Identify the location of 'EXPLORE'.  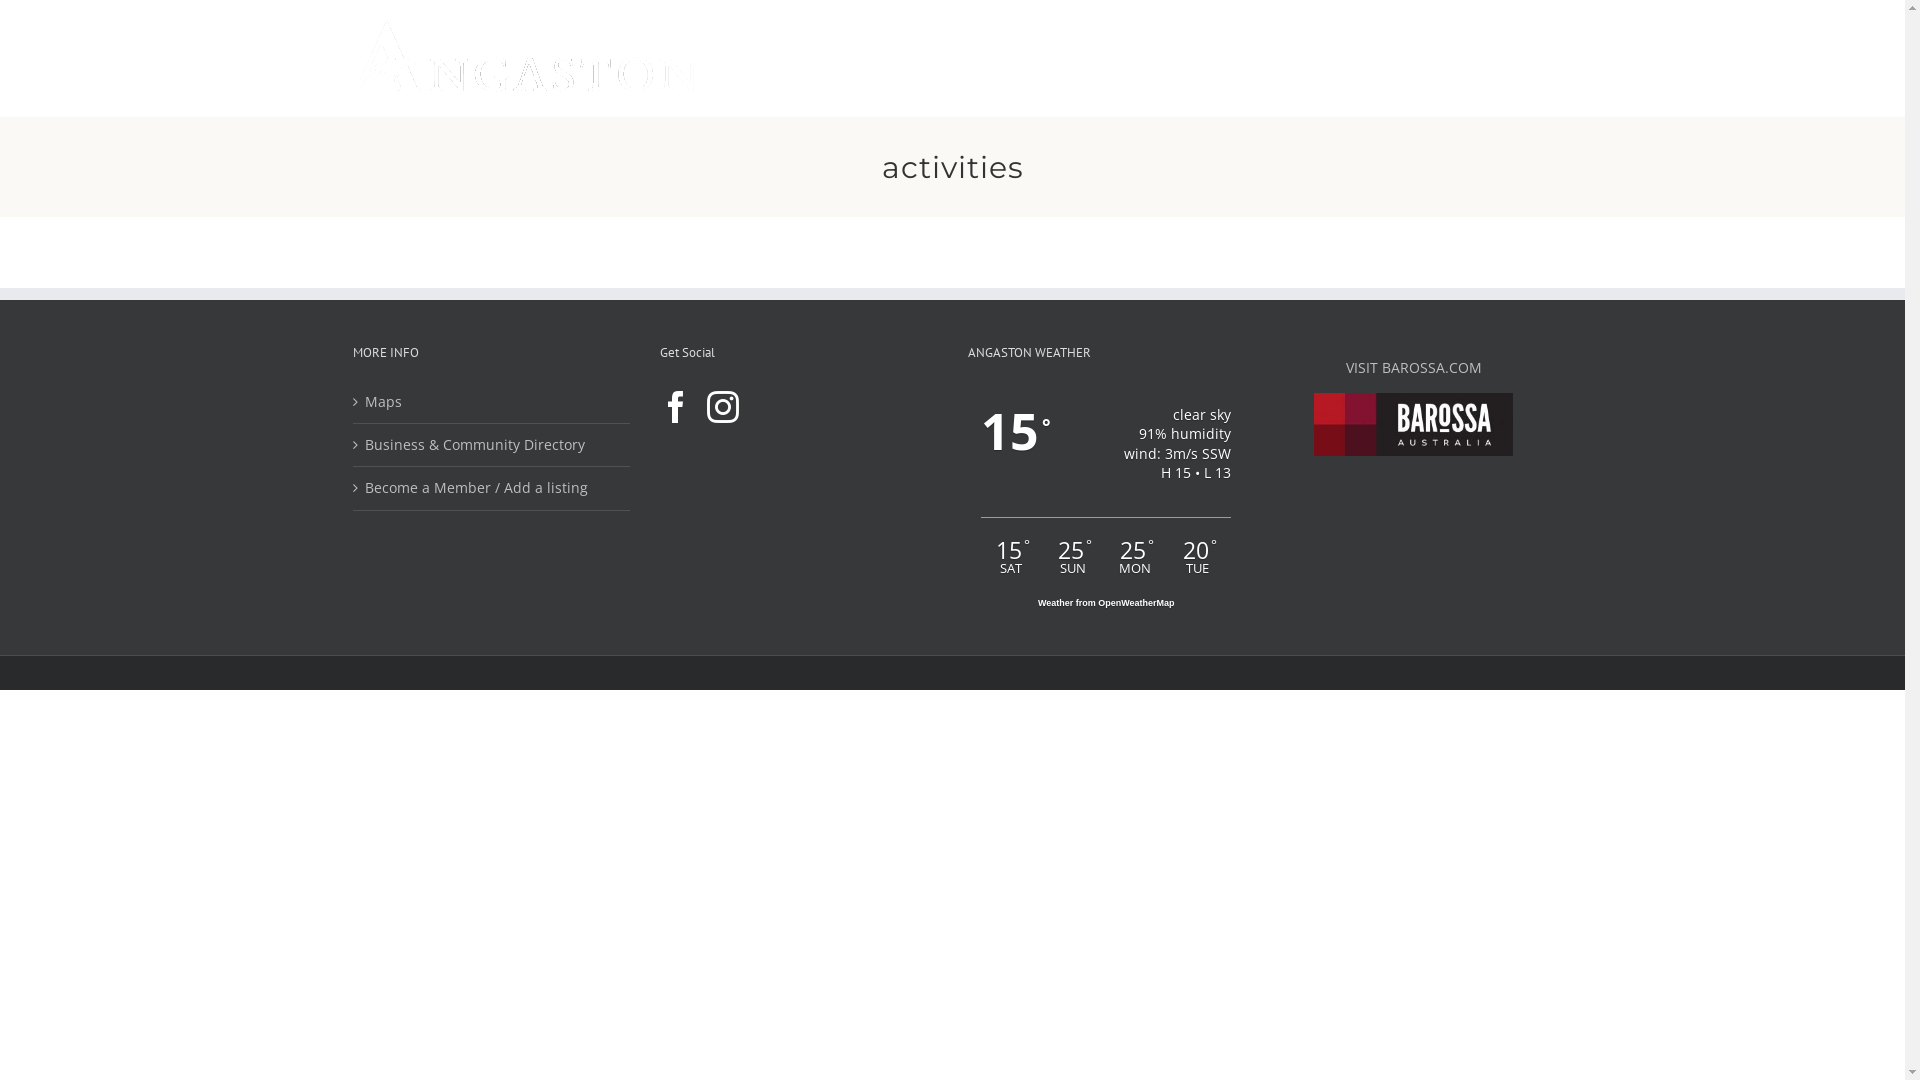
(1035, 57).